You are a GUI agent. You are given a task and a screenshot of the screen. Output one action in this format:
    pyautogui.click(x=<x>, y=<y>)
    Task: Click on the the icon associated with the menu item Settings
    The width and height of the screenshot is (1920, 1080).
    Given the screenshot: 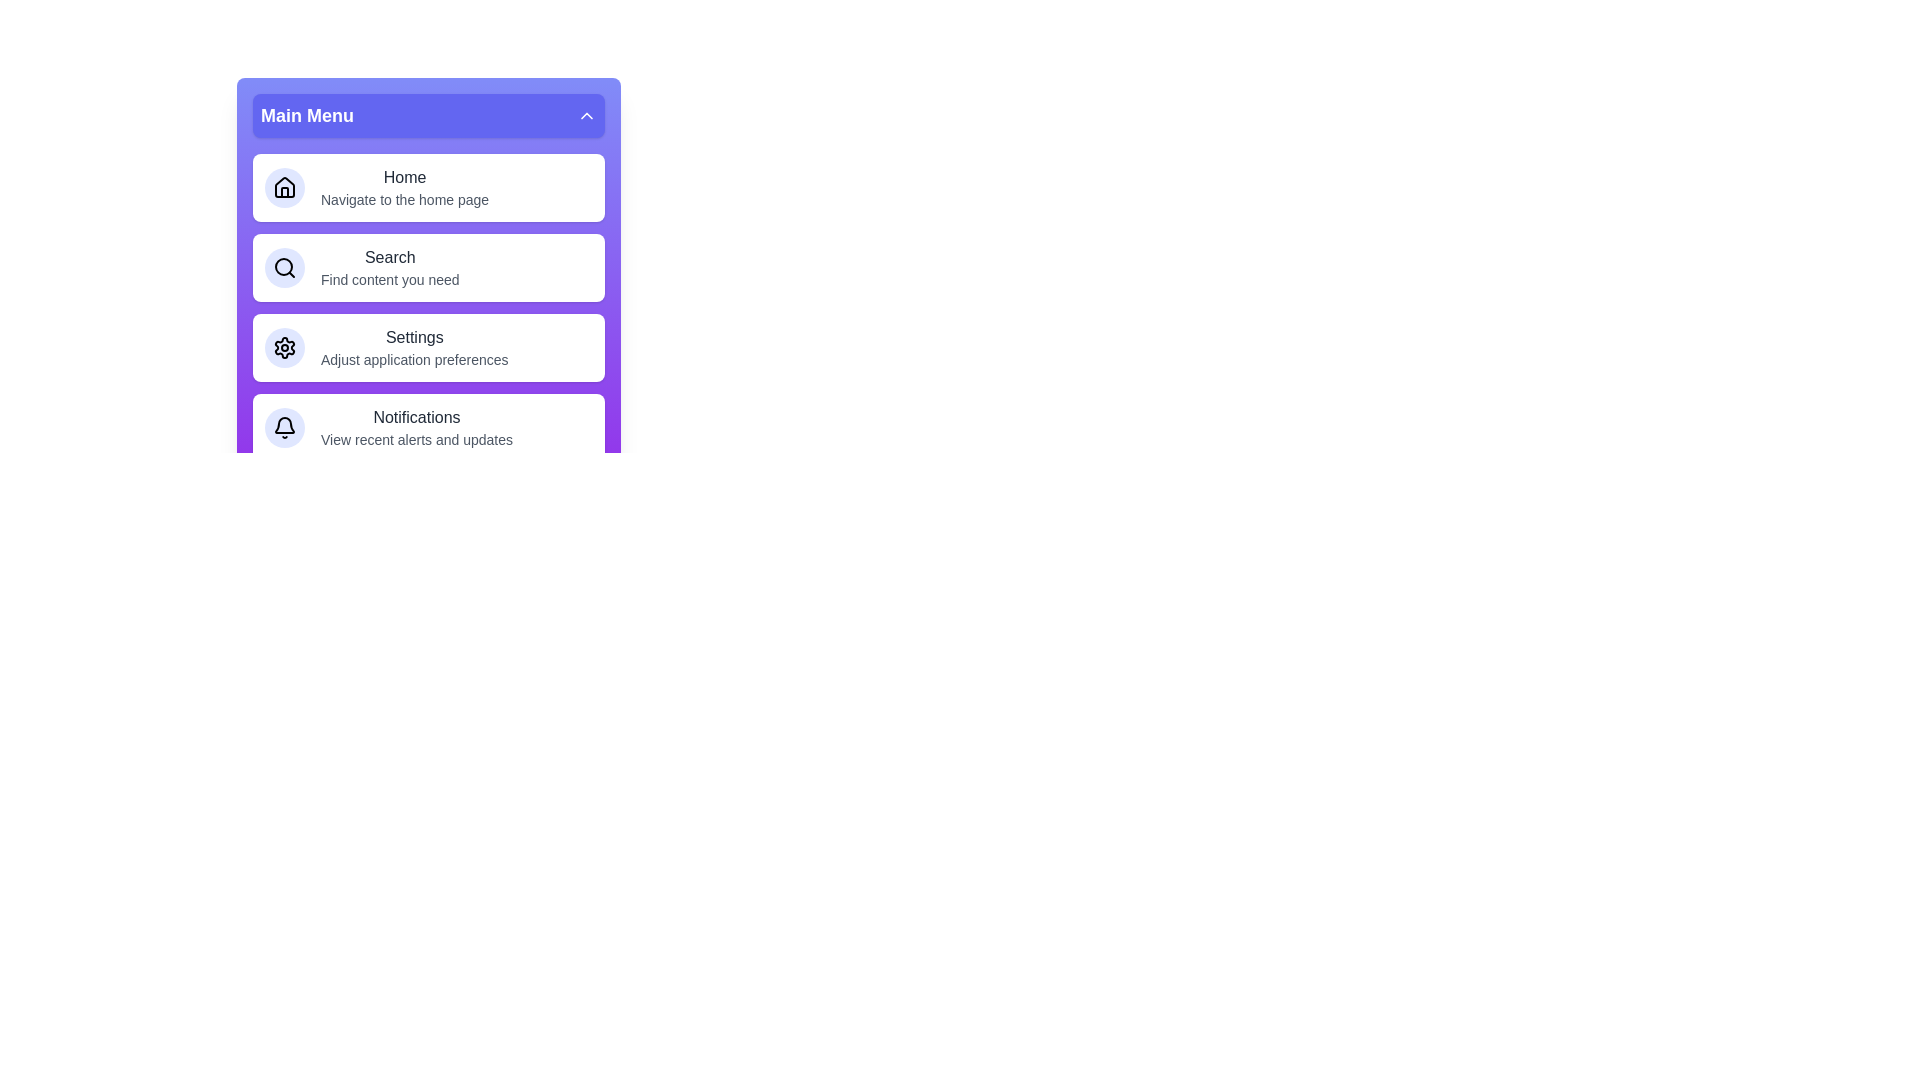 What is the action you would take?
    pyautogui.click(x=283, y=346)
    